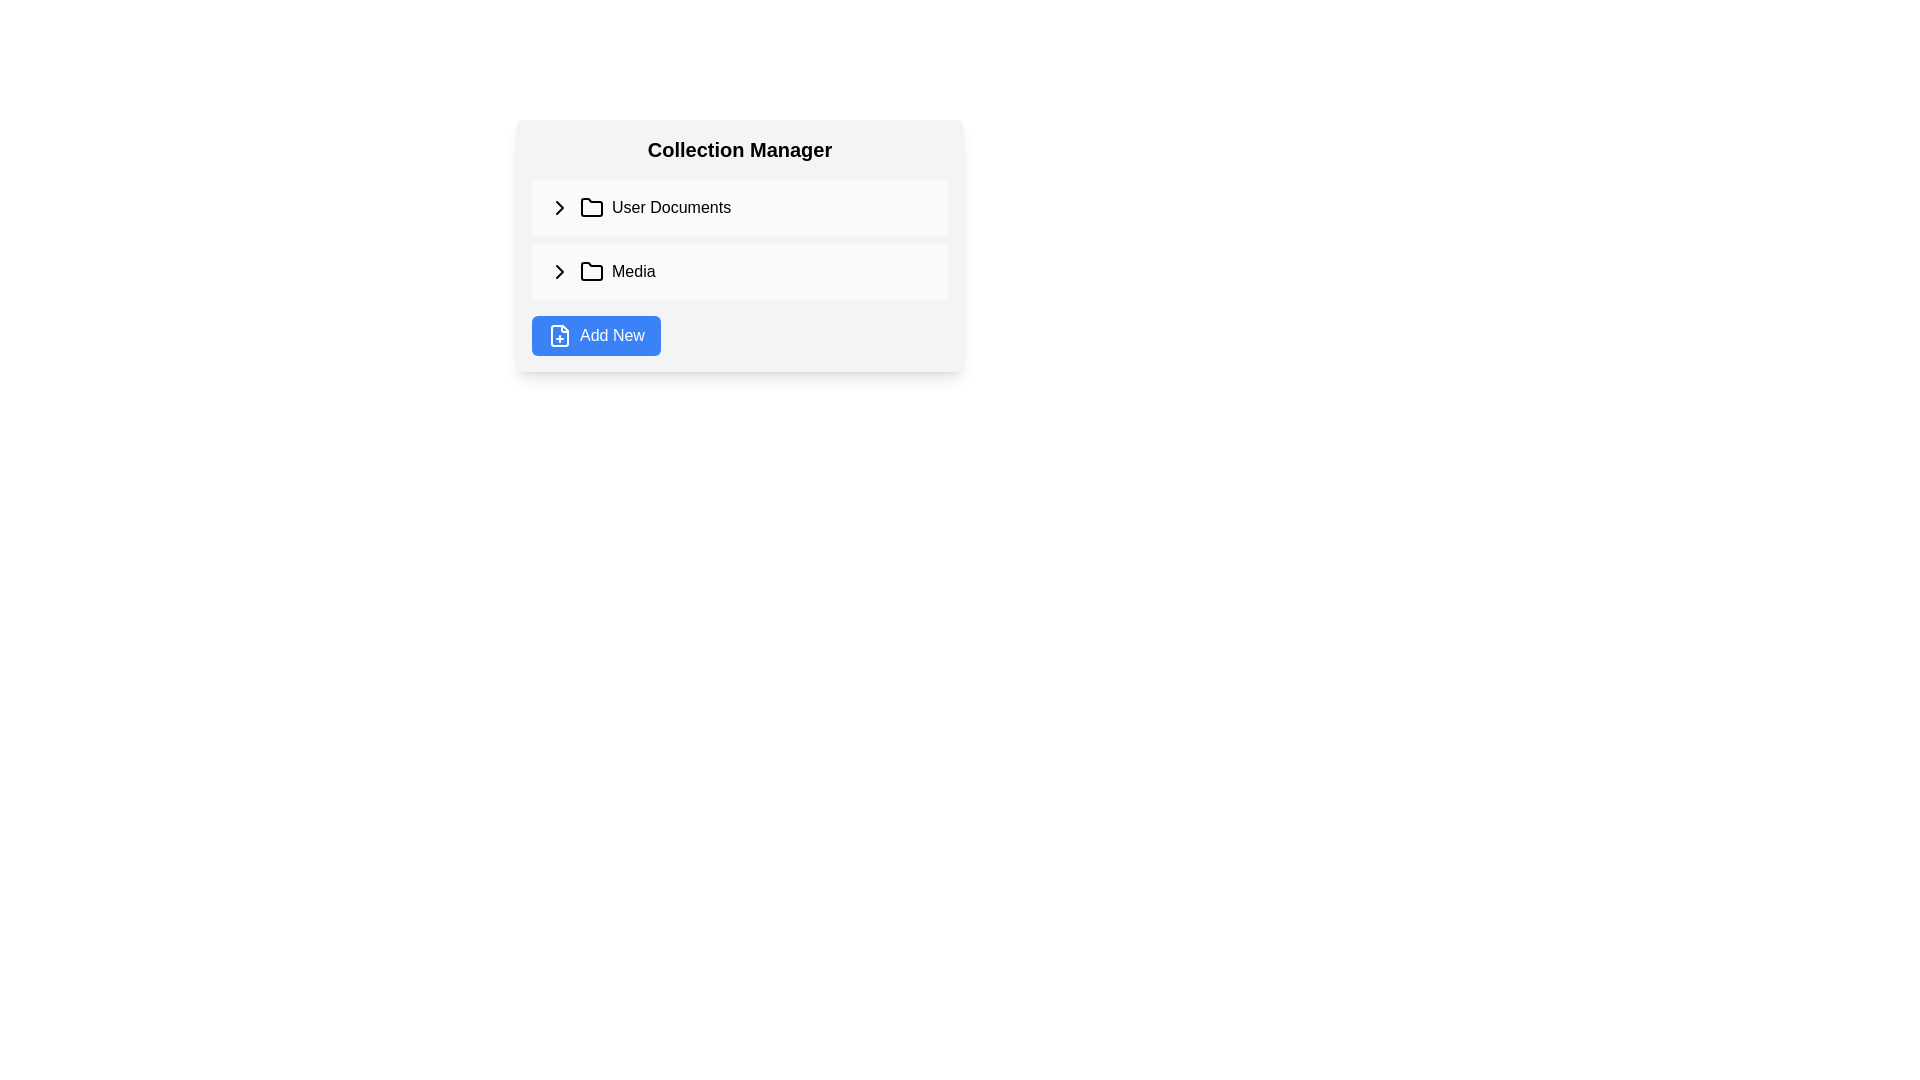 This screenshot has width=1920, height=1080. What do you see at coordinates (590, 271) in the screenshot?
I see `the folder icon located to the left of the label 'Media' in the second row of the 'Collection Manager'` at bounding box center [590, 271].